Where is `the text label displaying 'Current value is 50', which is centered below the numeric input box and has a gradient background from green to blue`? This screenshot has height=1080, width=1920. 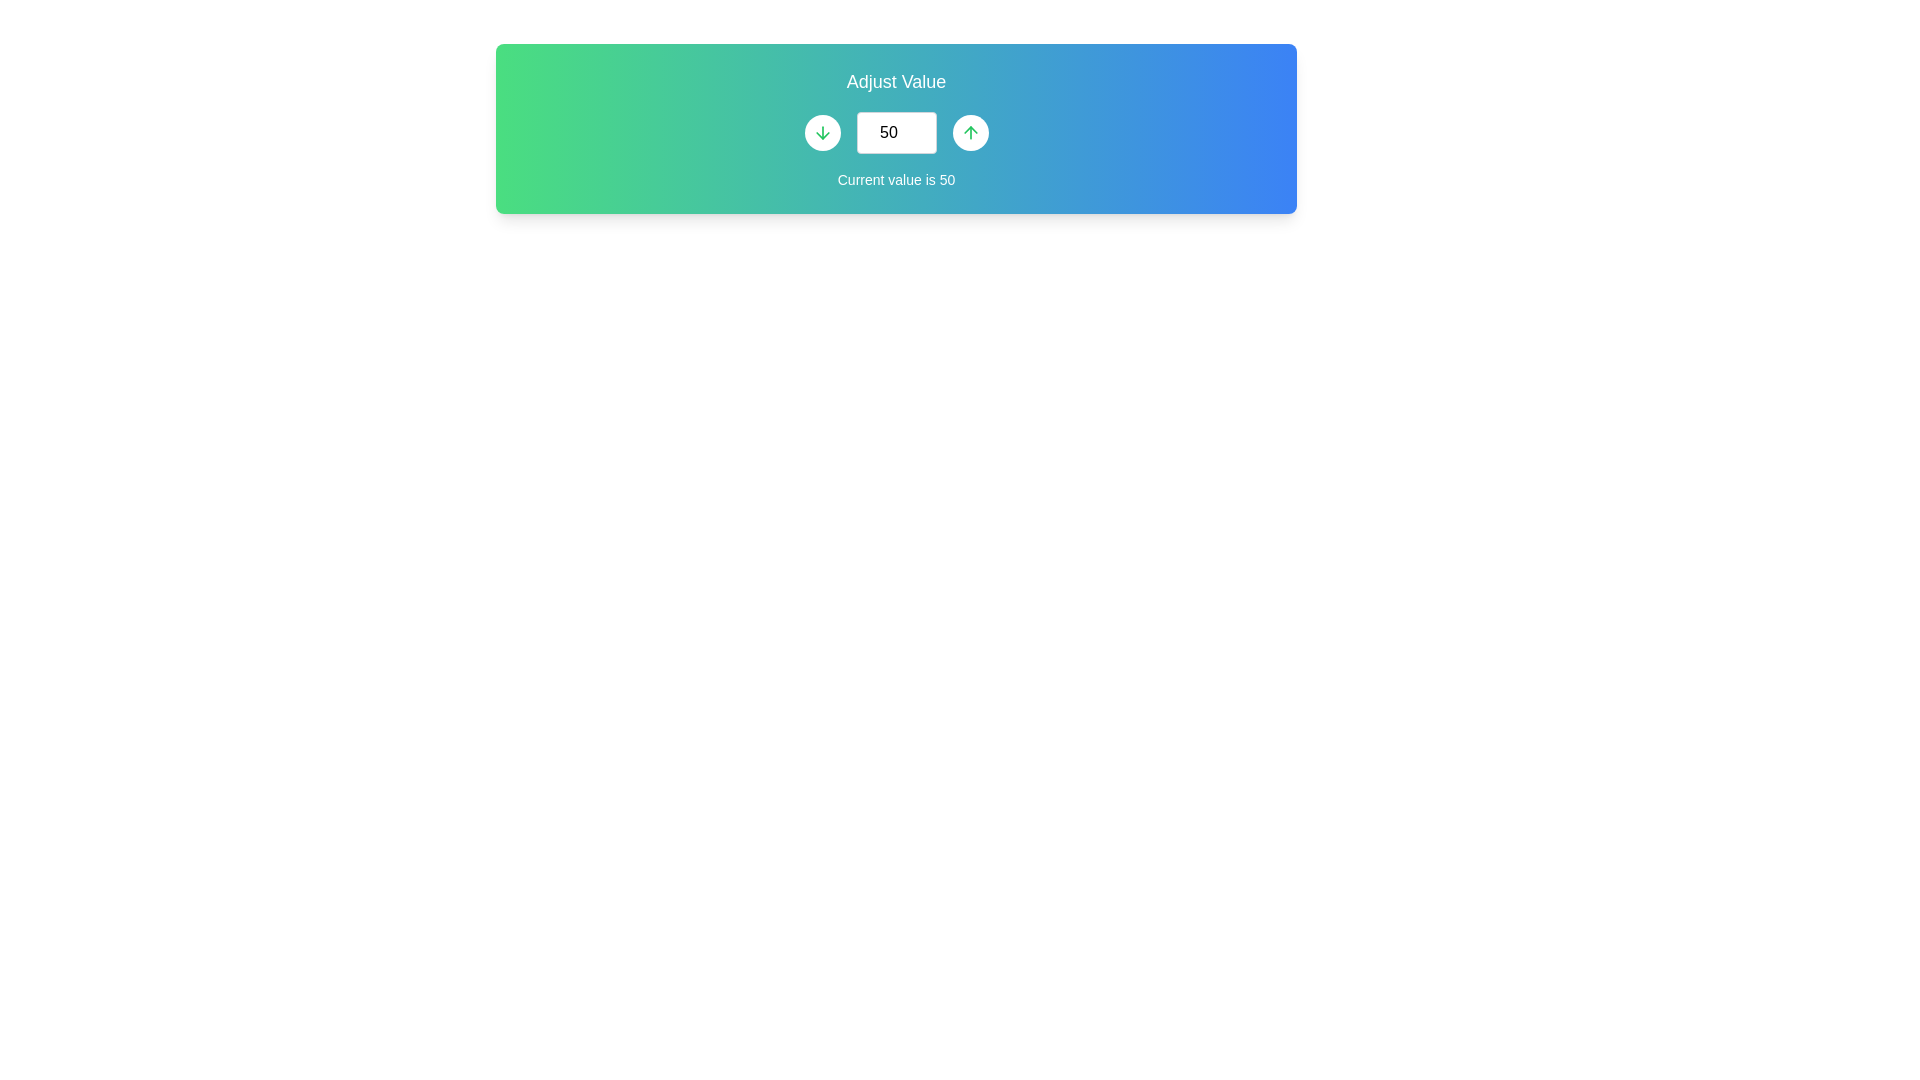 the text label displaying 'Current value is 50', which is centered below the numeric input box and has a gradient background from green to blue is located at coordinates (895, 180).